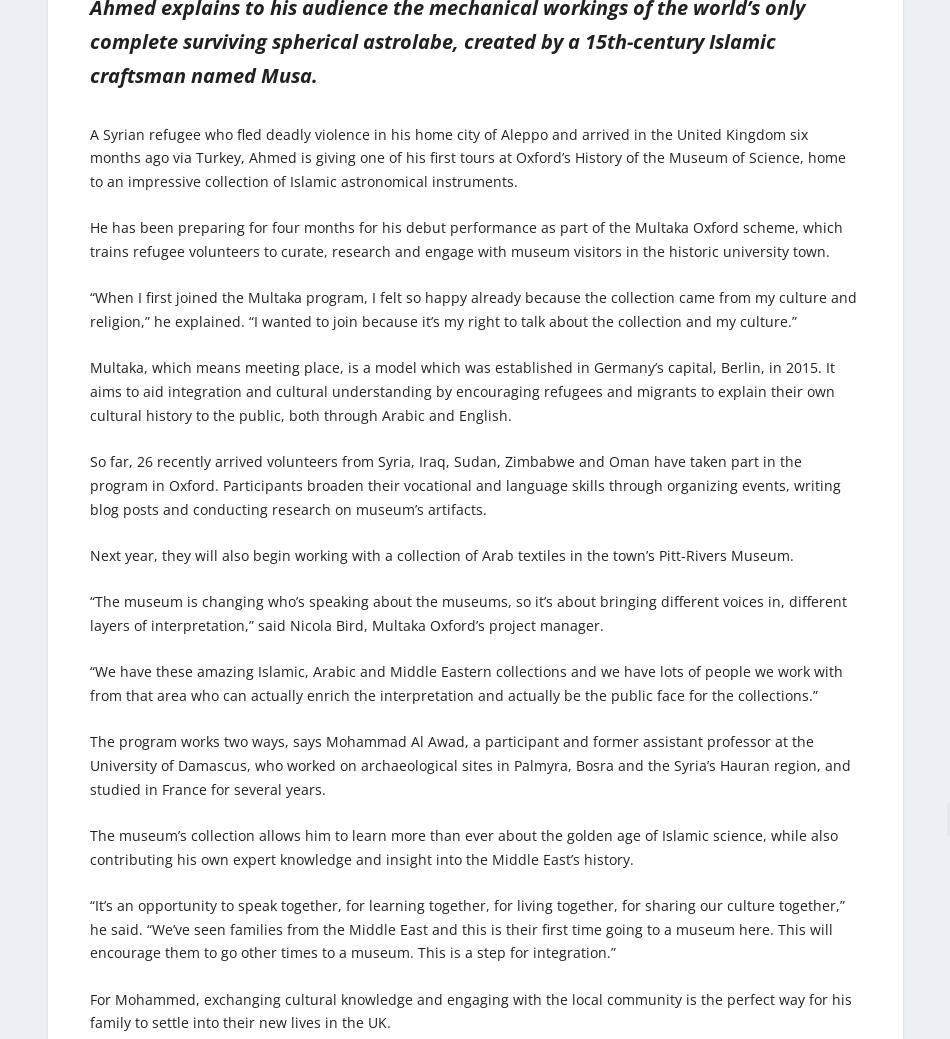 This screenshot has width=950, height=1039. Describe the element at coordinates (89, 683) in the screenshot. I see `'“We have these amazing Islamic, Arabic and Middle Eastern collections and we have lots of people we work with from that area who can actually enrich the interpretation and actually be the public face for the collections.”'` at that location.